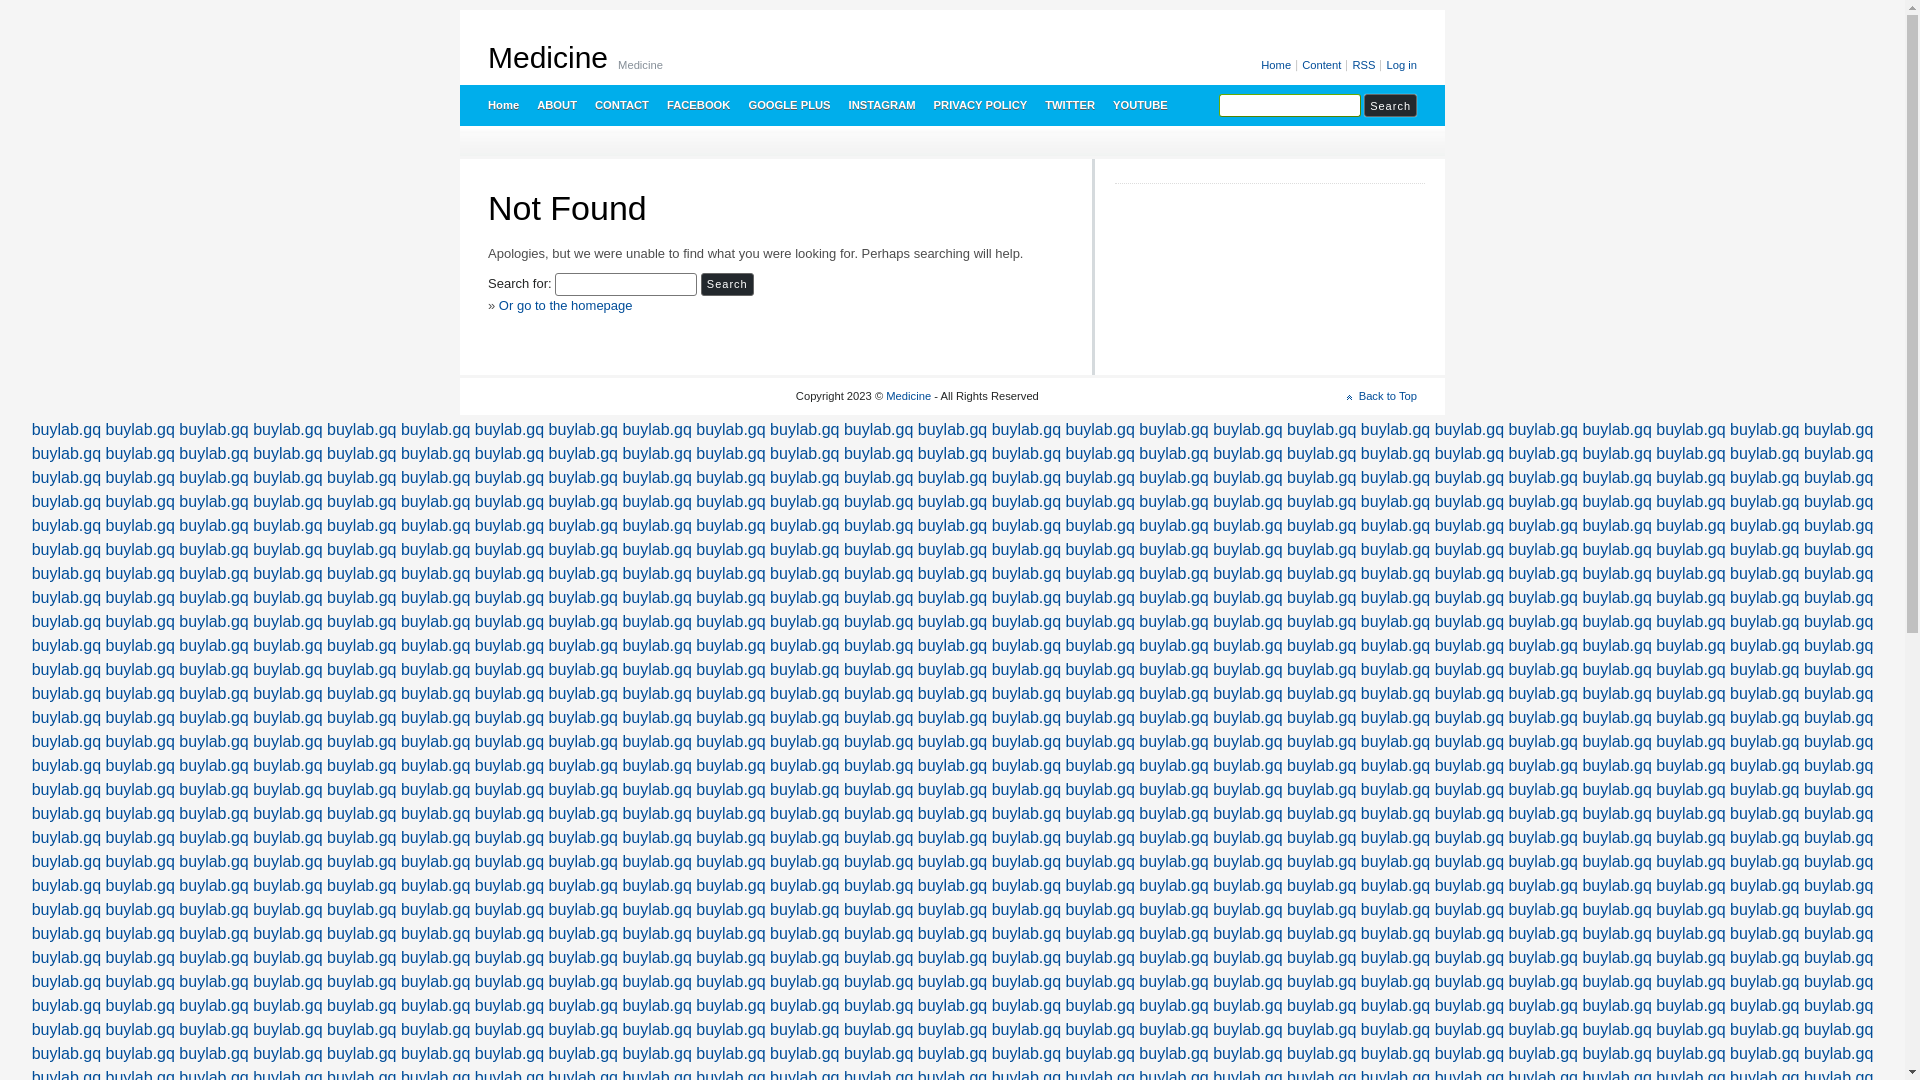 The height and width of the screenshot is (1080, 1920). Describe the element at coordinates (1297, 64) in the screenshot. I see `'Content'` at that location.